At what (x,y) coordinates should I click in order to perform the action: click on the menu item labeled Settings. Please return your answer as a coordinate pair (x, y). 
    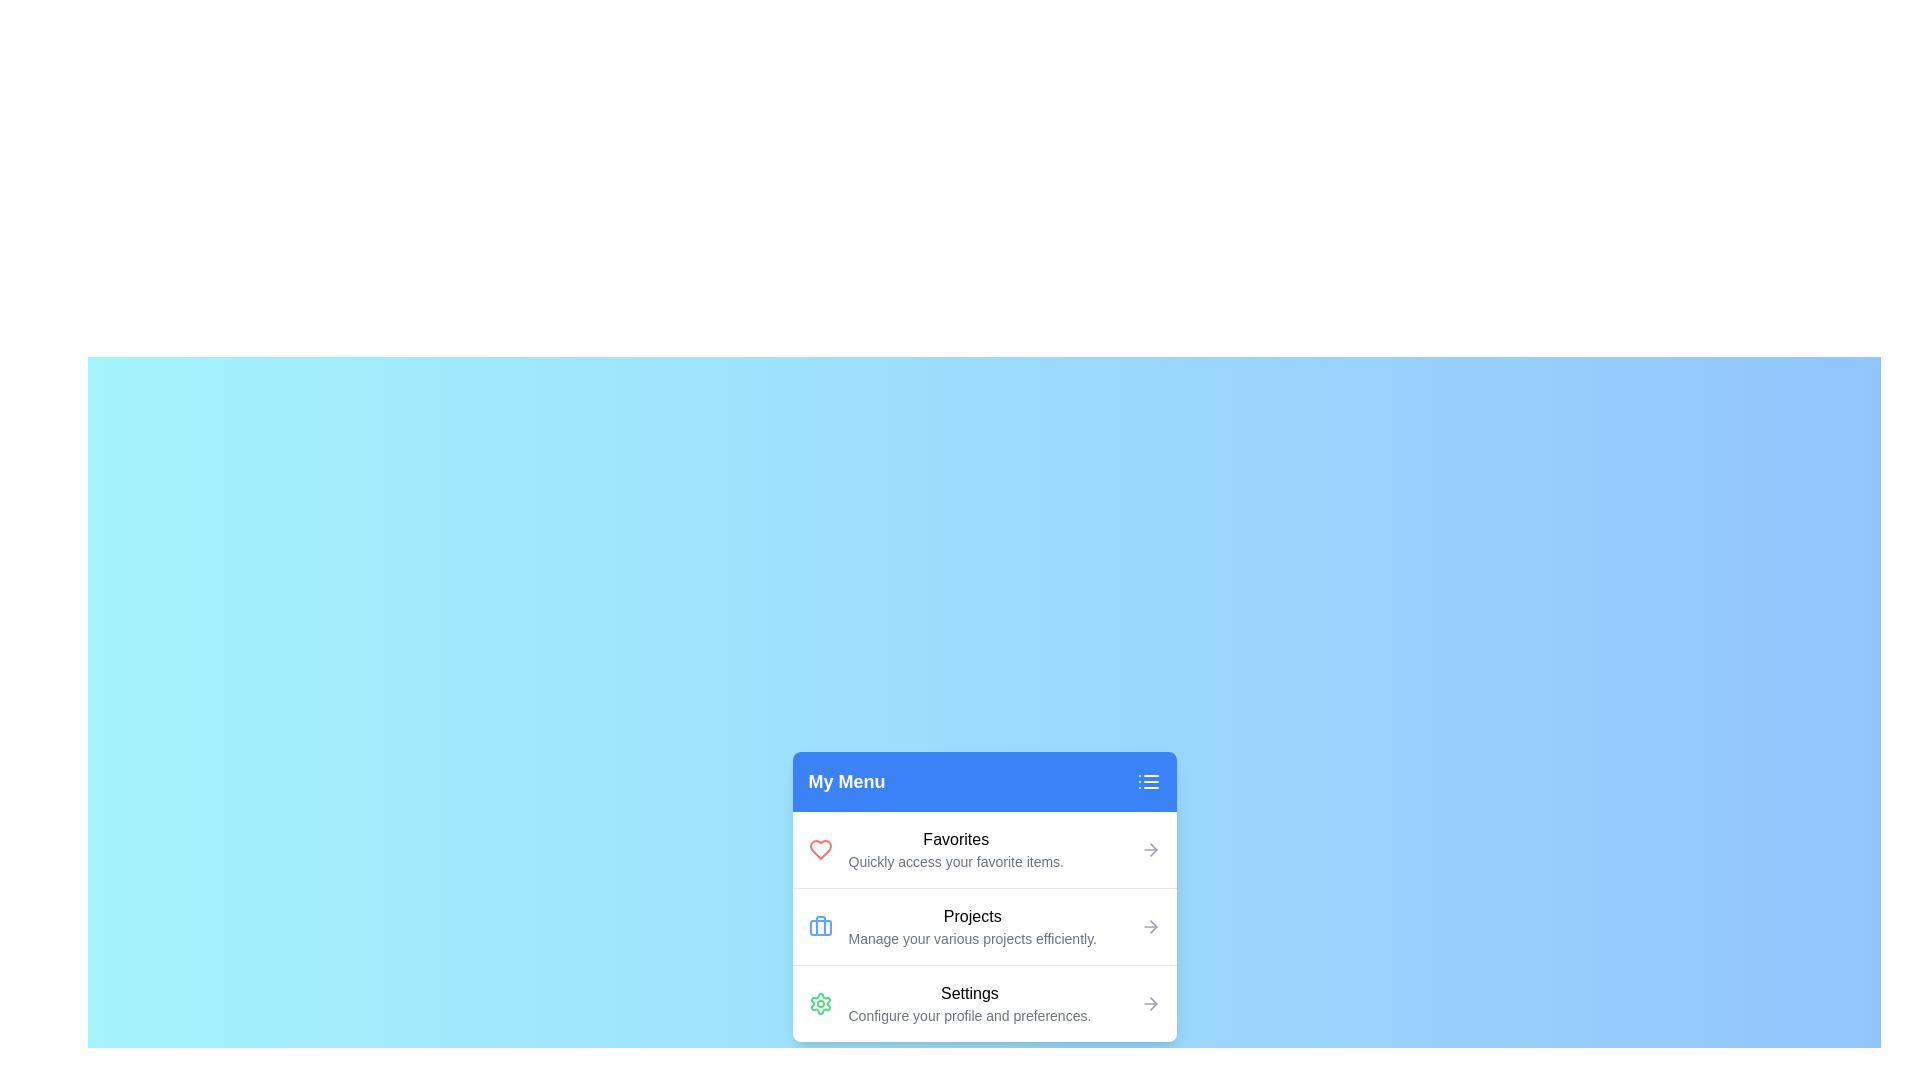
    Looking at the image, I should click on (984, 1003).